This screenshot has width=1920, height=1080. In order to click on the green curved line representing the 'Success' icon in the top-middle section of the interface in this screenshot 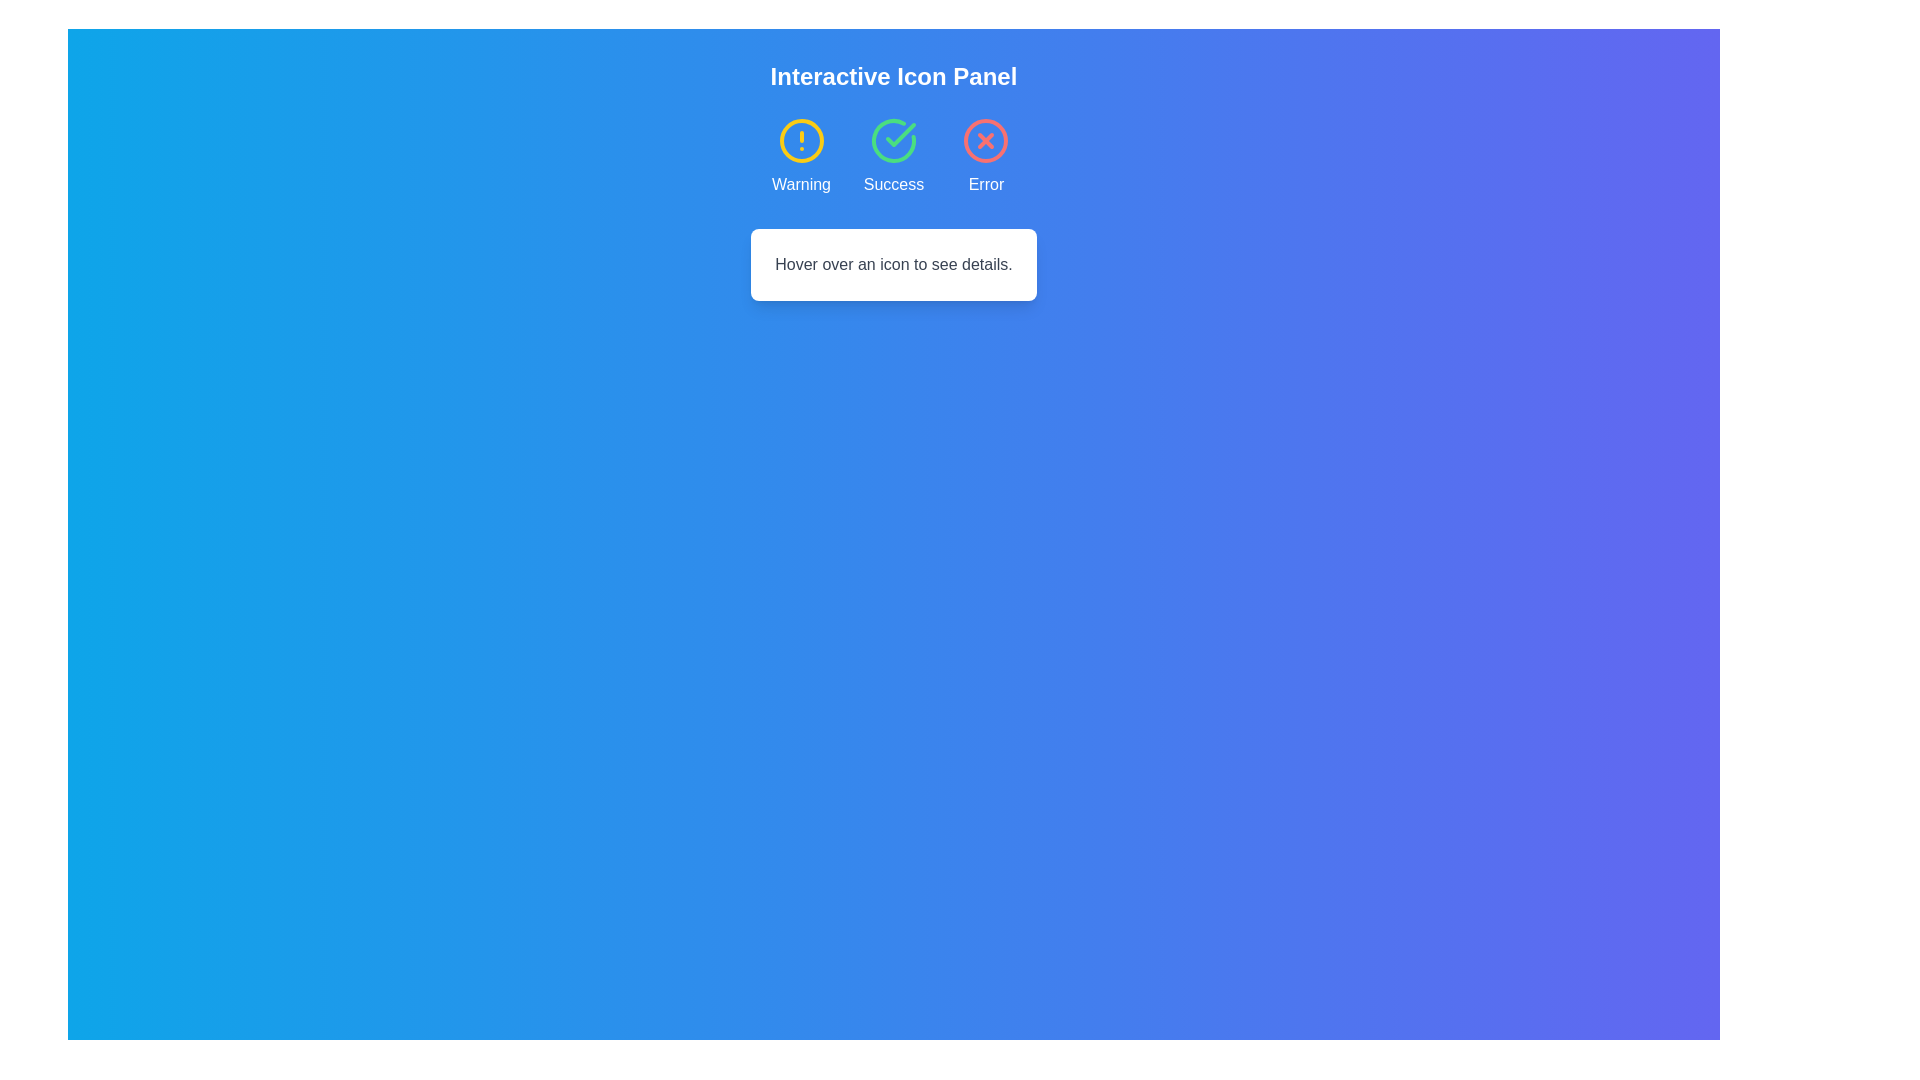, I will do `click(892, 139)`.